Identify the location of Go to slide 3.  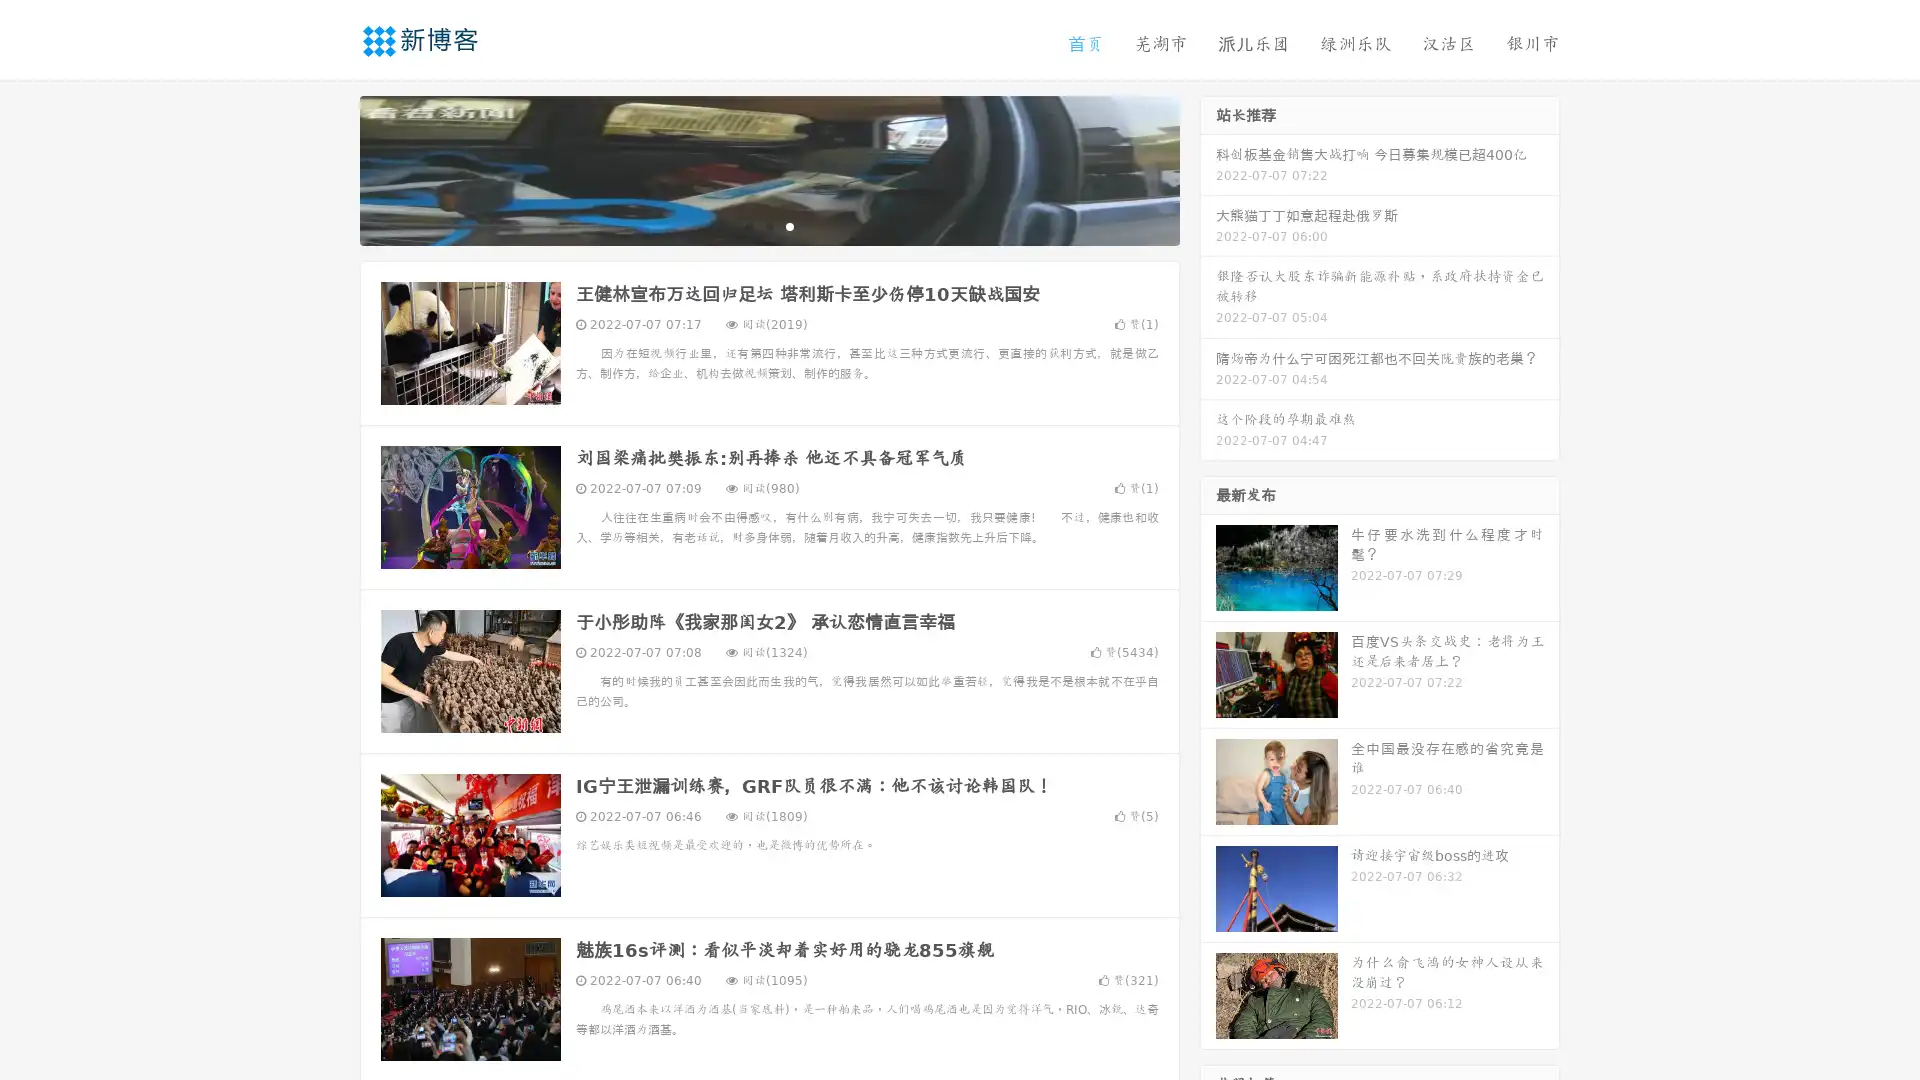
(789, 225).